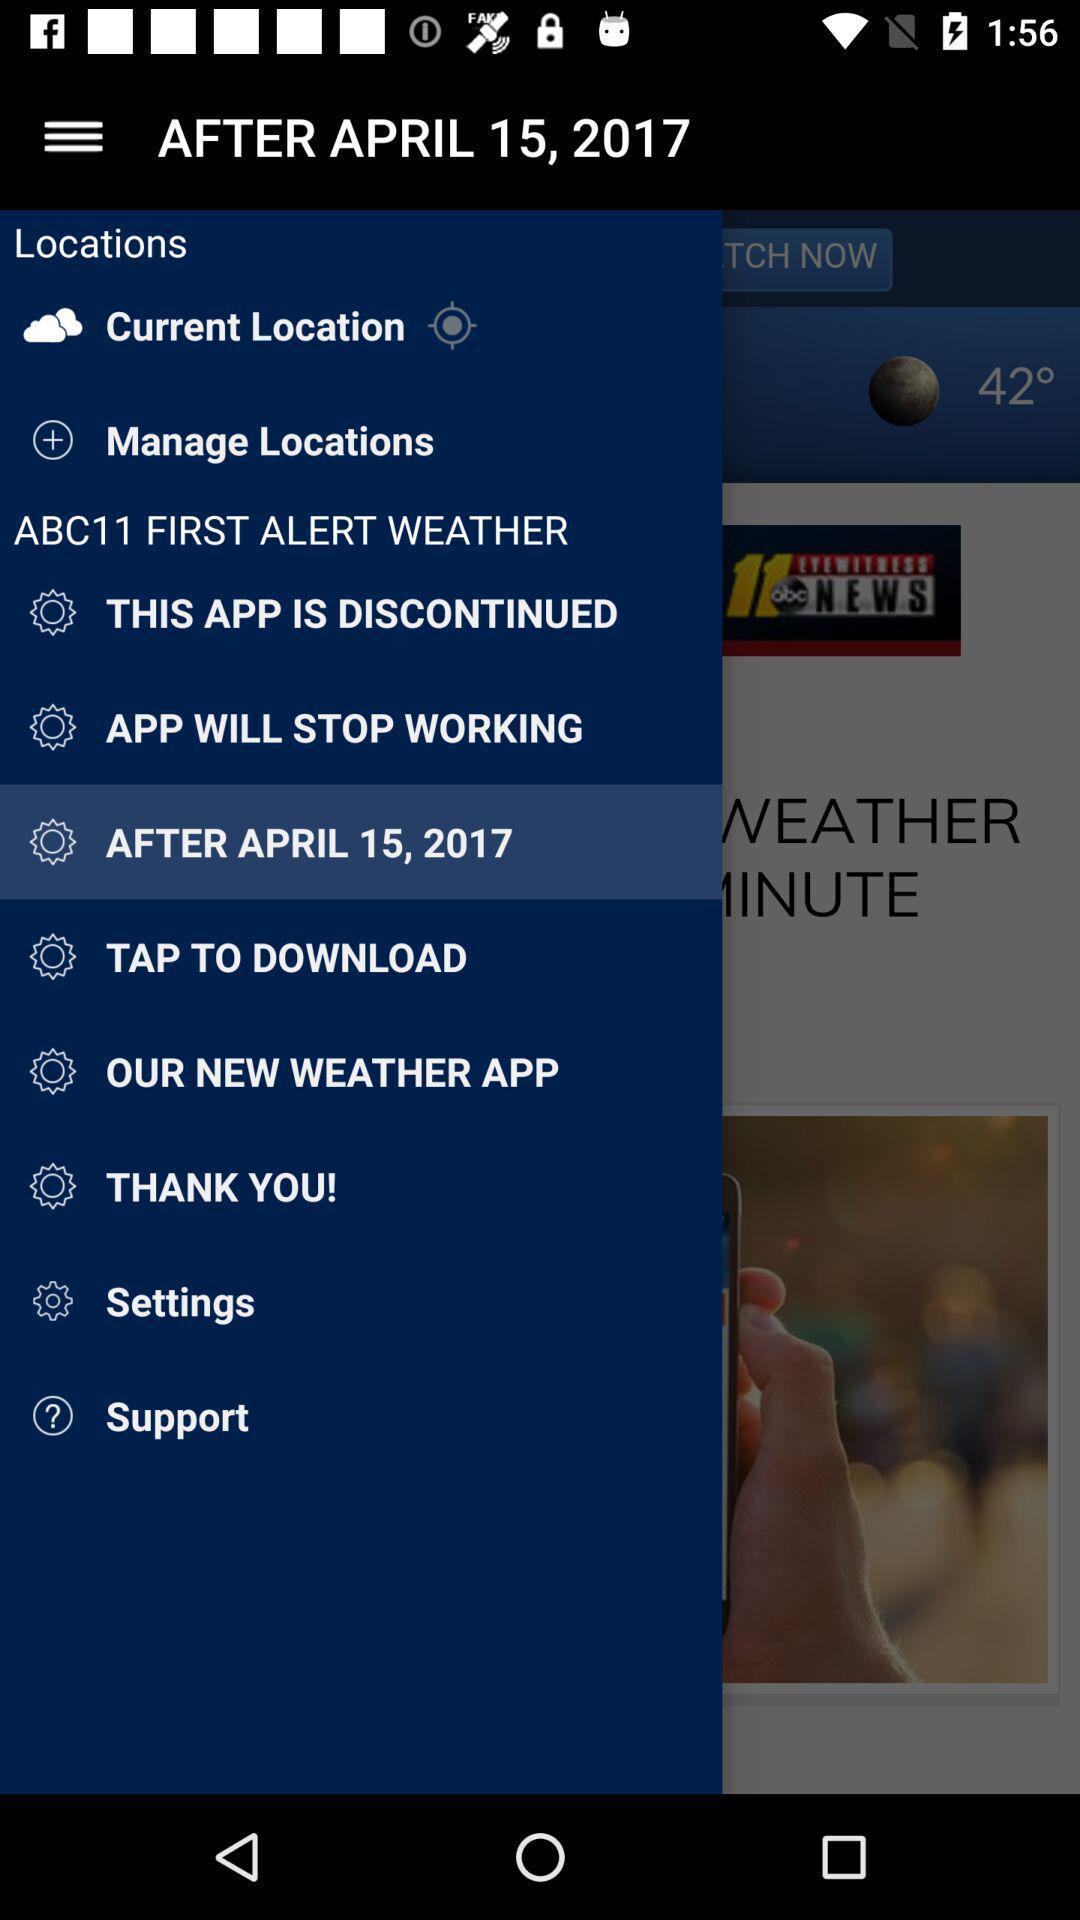 The image size is (1080, 1920). Describe the element at coordinates (72, 135) in the screenshot. I see `settings` at that location.